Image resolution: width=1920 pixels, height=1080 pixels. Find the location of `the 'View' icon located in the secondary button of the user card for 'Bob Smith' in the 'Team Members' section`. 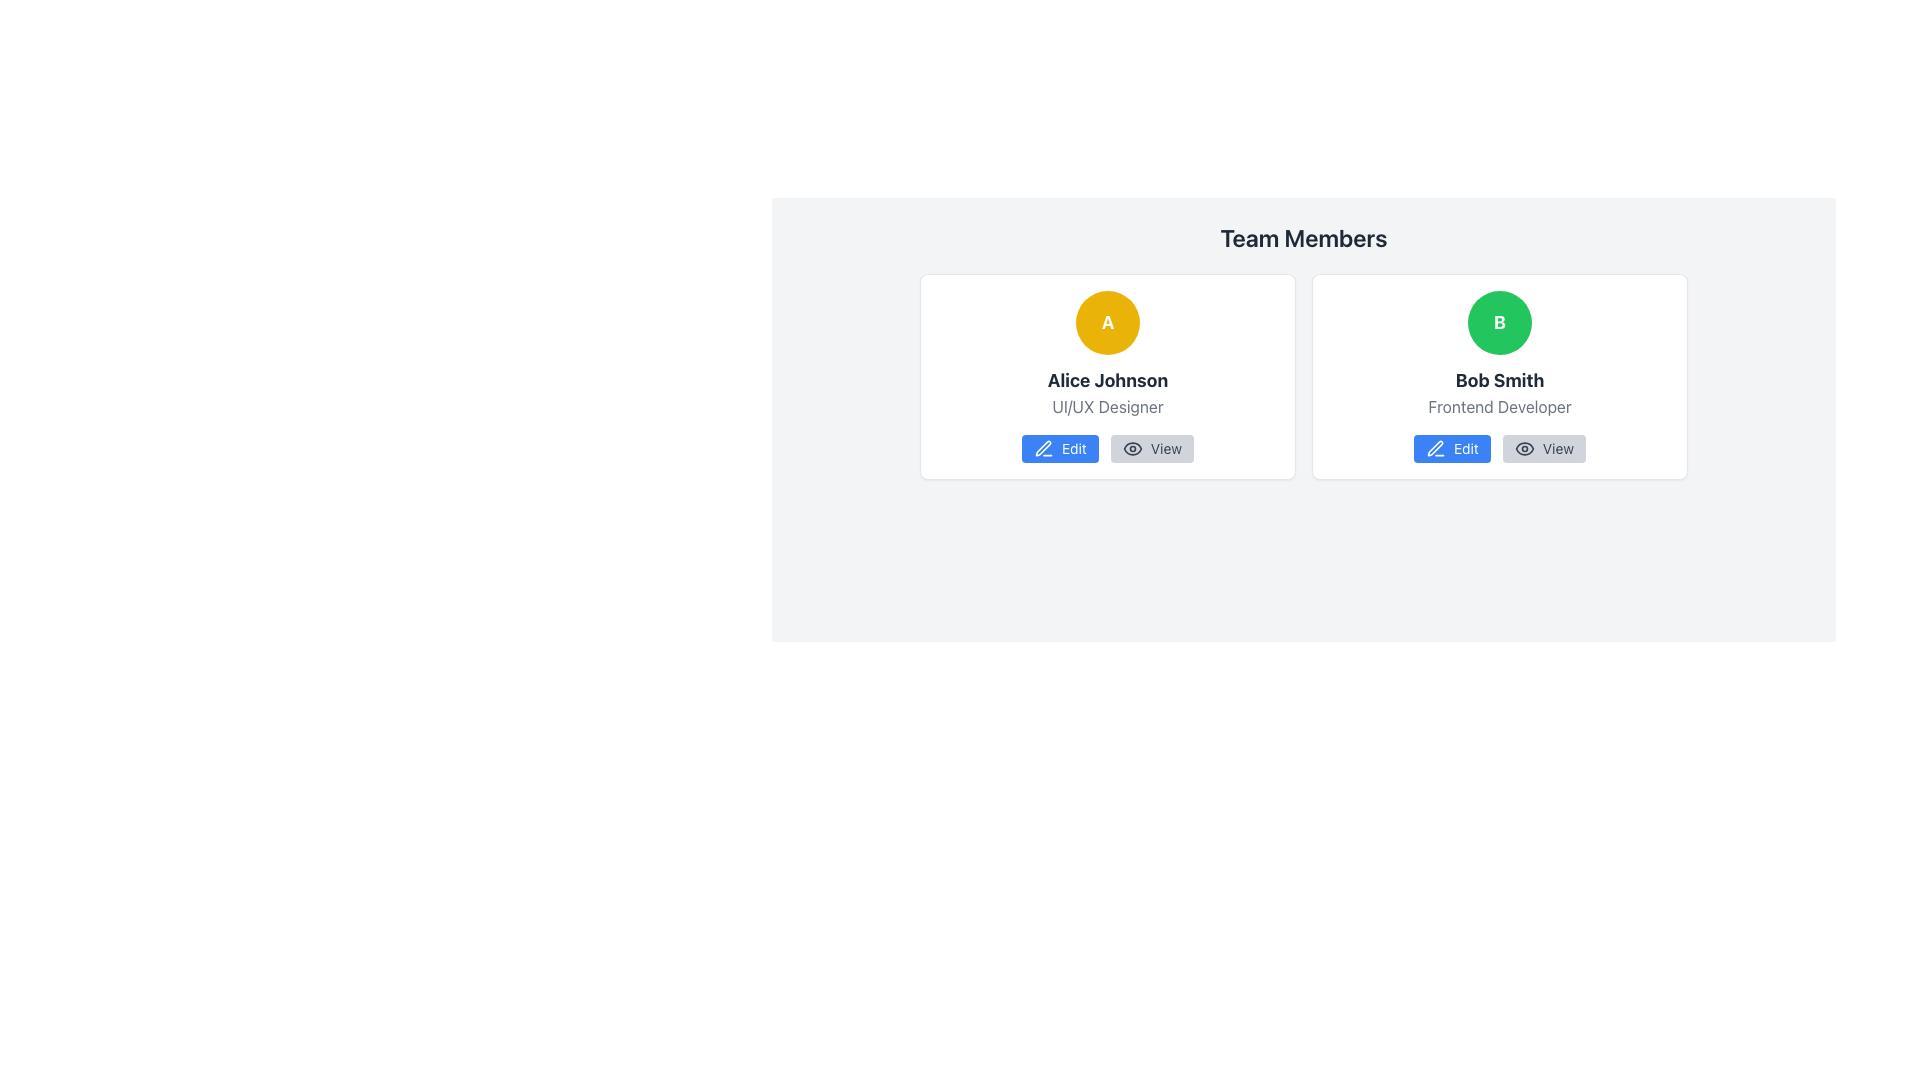

the 'View' icon located in the secondary button of the user card for 'Bob Smith' in the 'Team Members' section is located at coordinates (1523, 447).